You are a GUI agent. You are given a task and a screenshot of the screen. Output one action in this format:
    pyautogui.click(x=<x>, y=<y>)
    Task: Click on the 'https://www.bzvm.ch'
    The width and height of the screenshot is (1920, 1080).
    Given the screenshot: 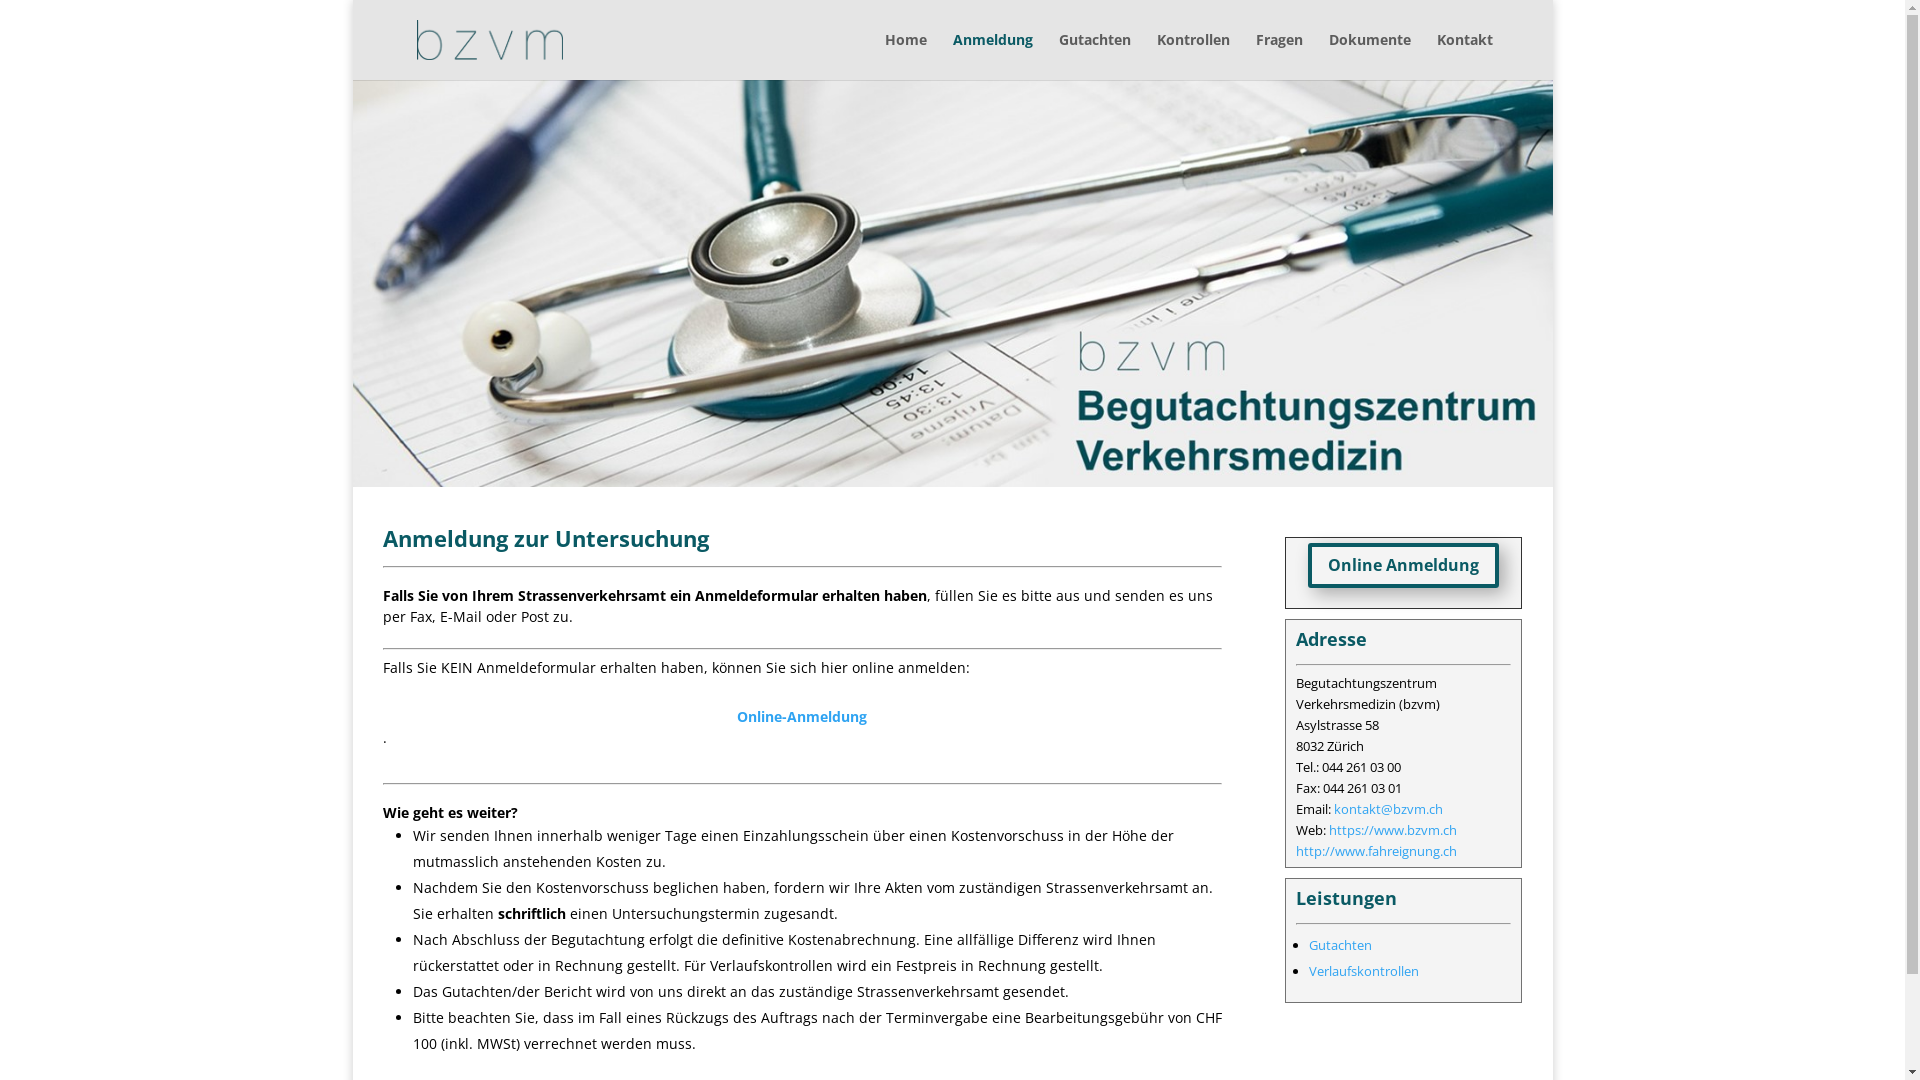 What is the action you would take?
    pyautogui.click(x=1391, y=829)
    